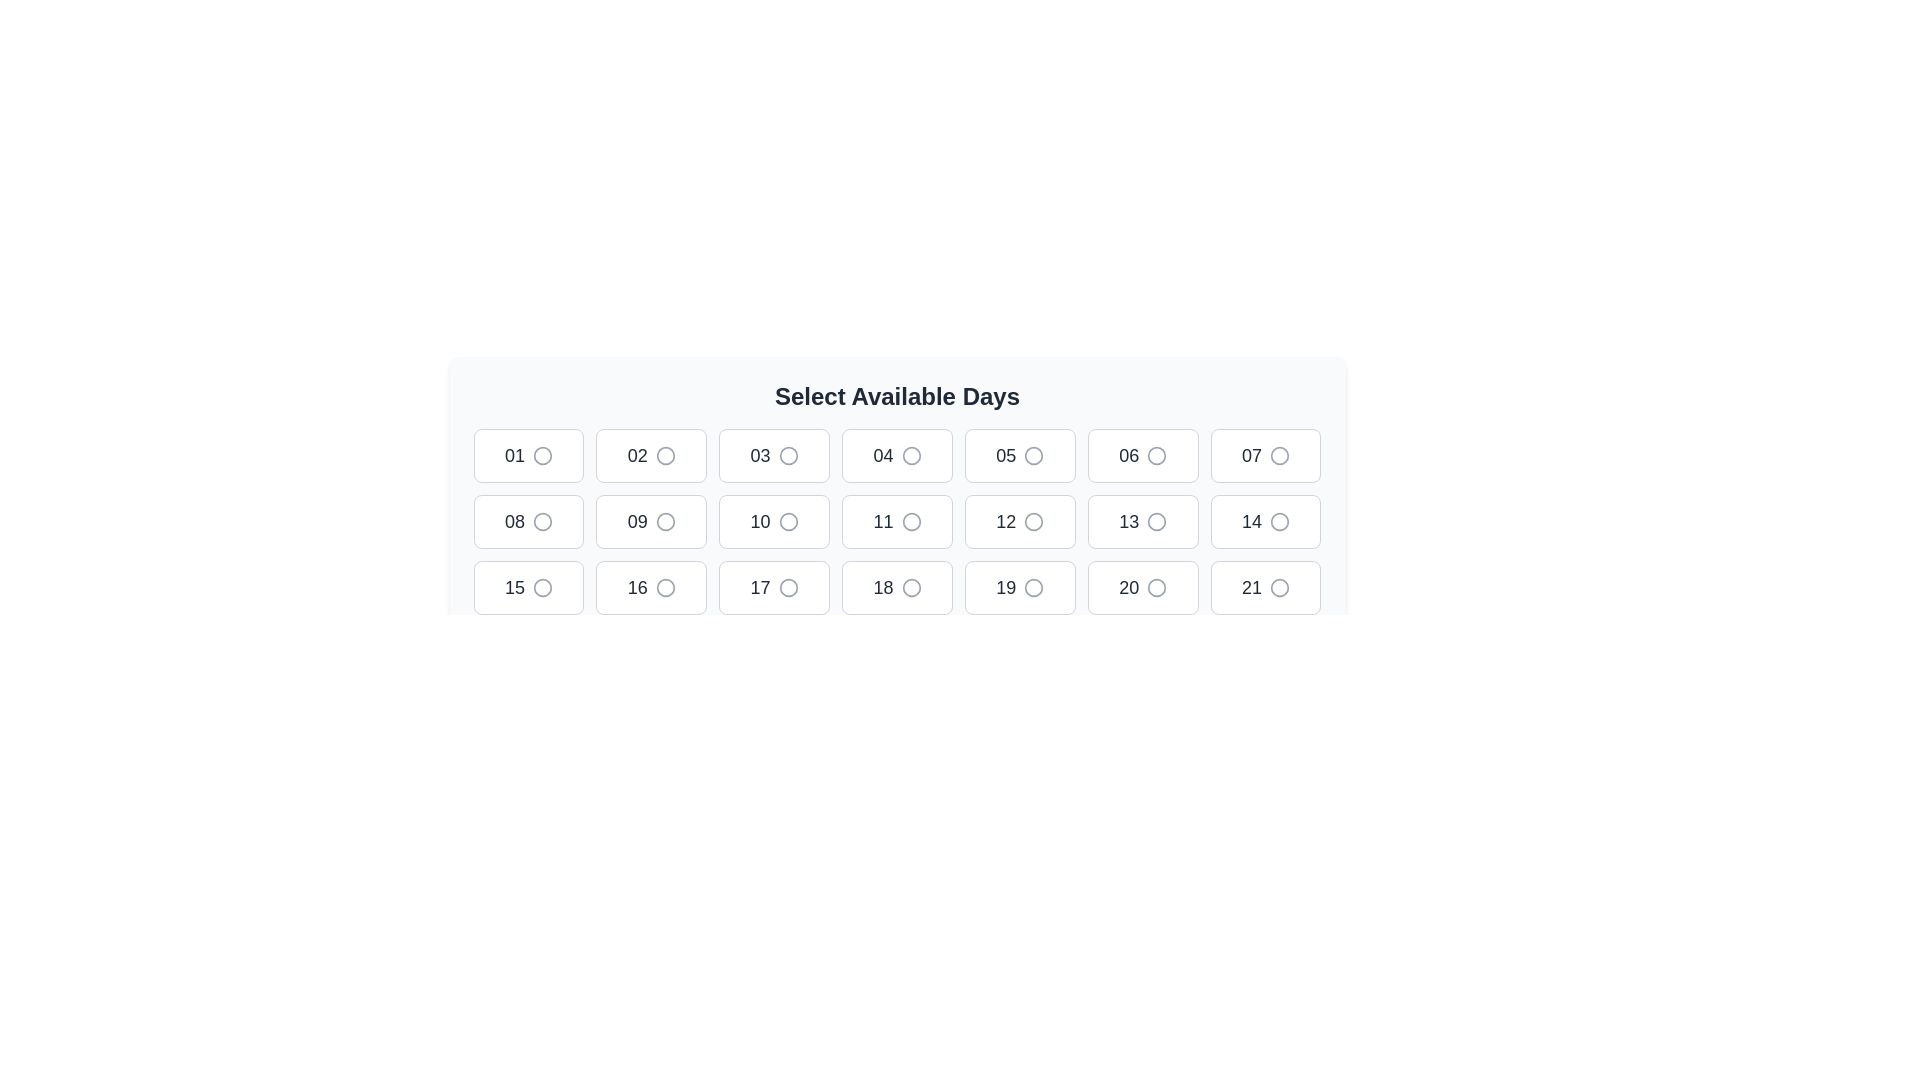 The width and height of the screenshot is (1920, 1080). Describe the element at coordinates (665, 586) in the screenshot. I see `the radio button` at that location.